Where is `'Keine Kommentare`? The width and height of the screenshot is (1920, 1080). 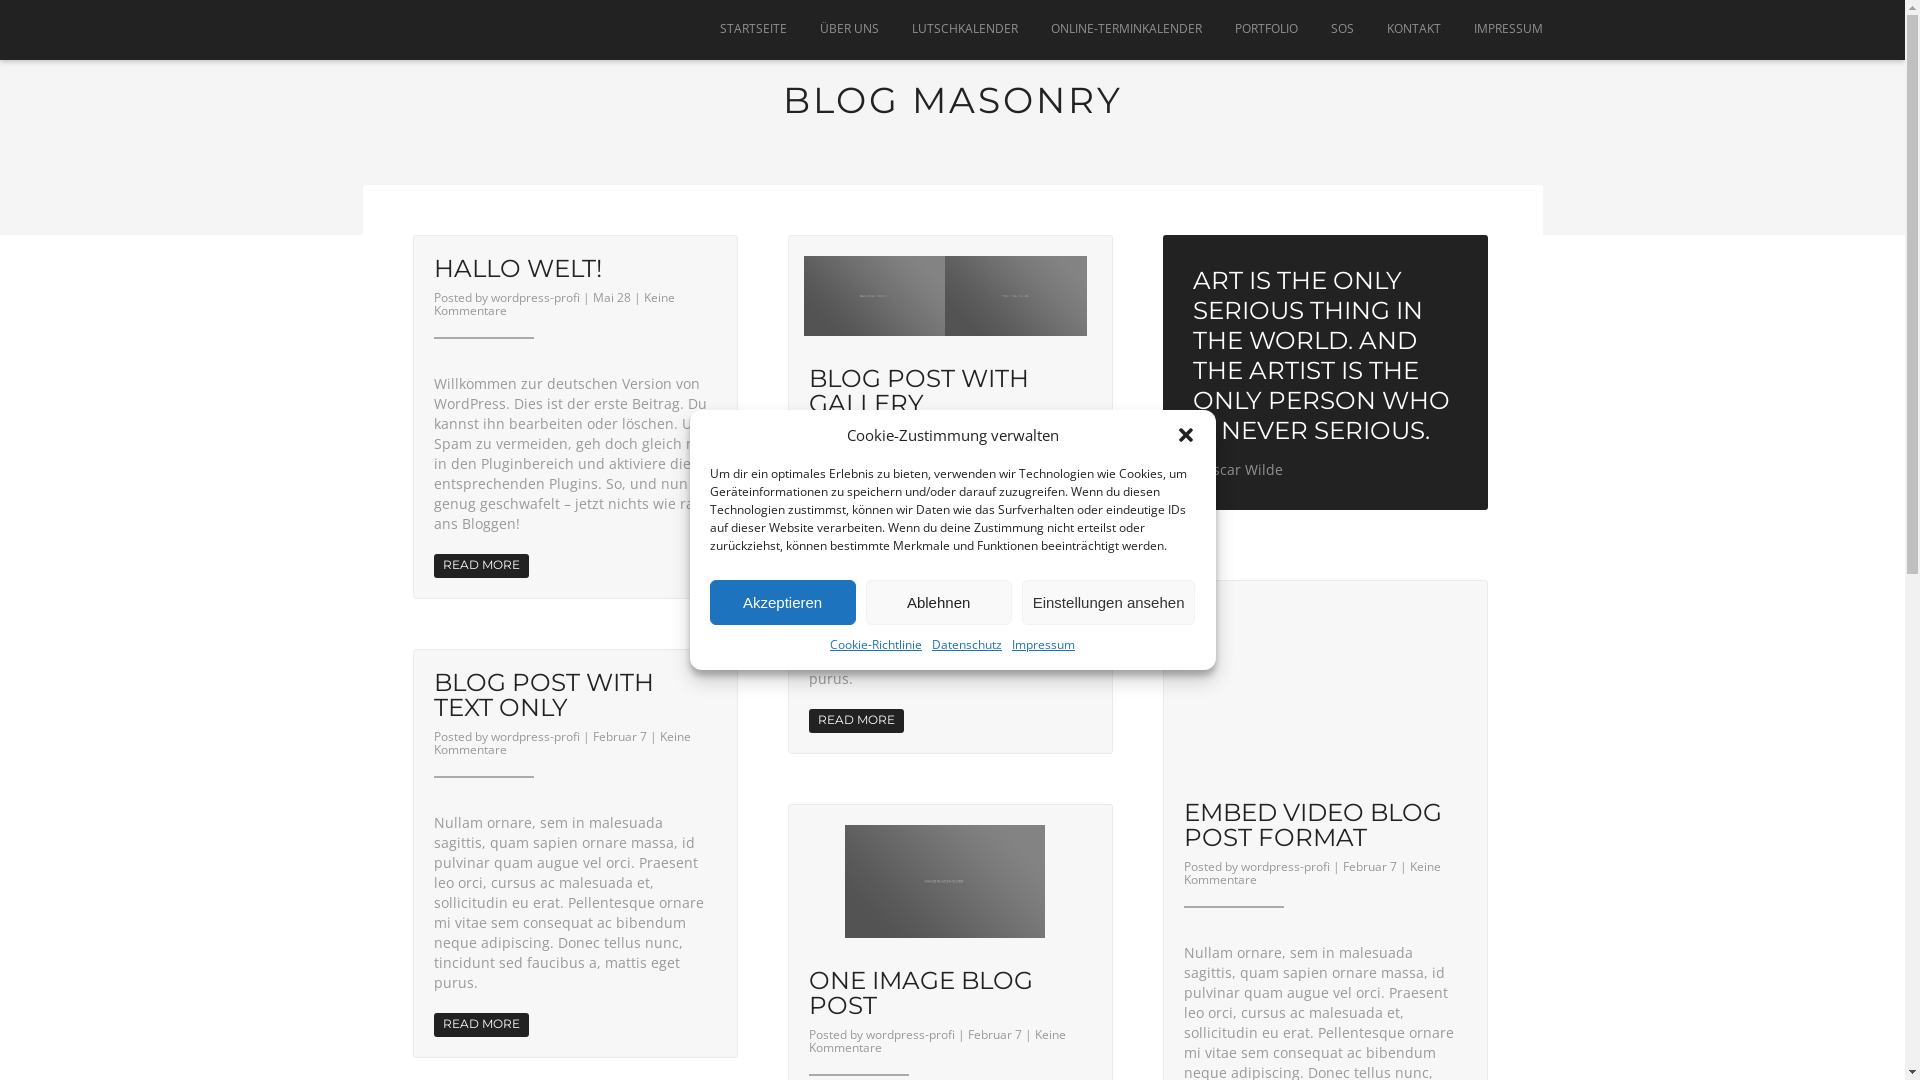
'Keine Kommentare is located at coordinates (1312, 871).